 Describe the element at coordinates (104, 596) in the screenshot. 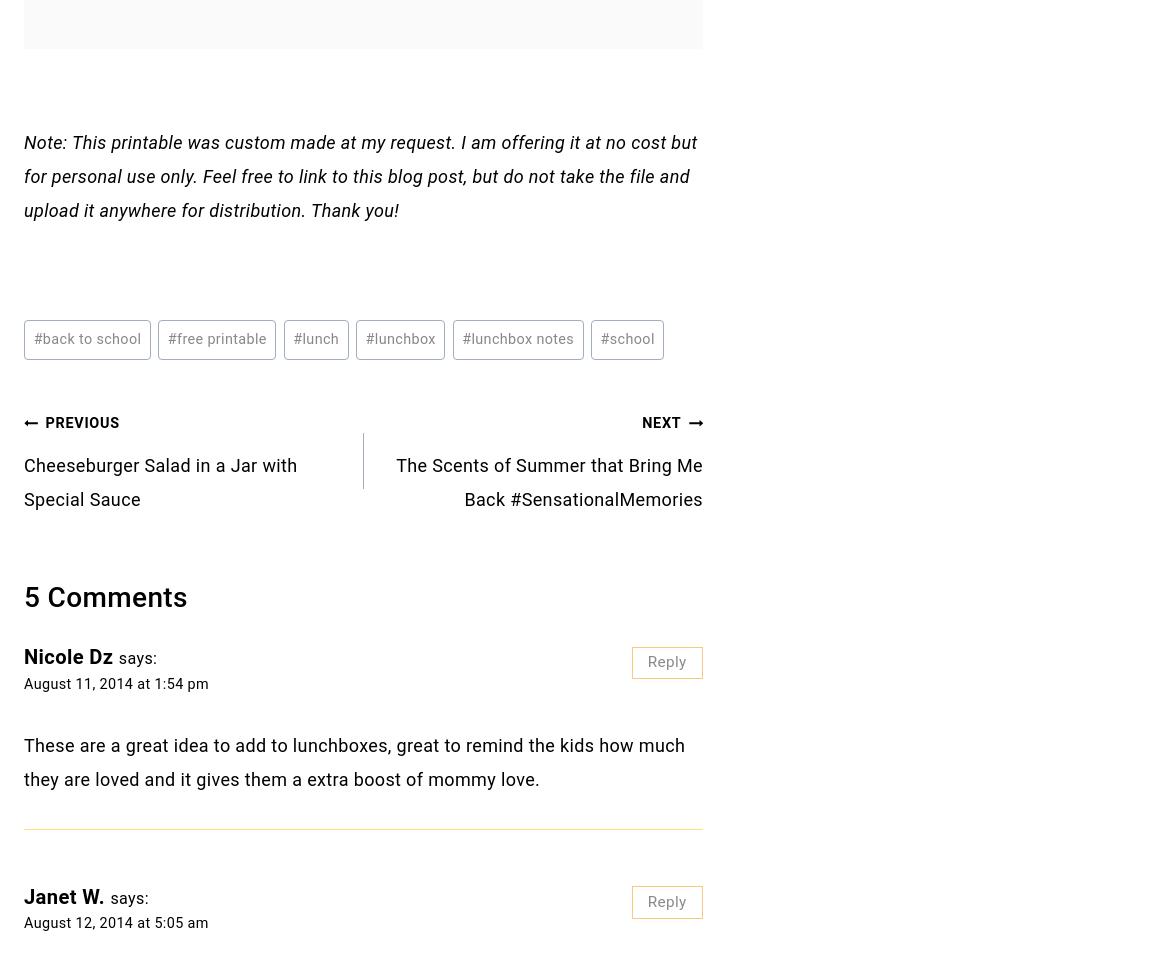

I see `'5 Comments'` at that location.